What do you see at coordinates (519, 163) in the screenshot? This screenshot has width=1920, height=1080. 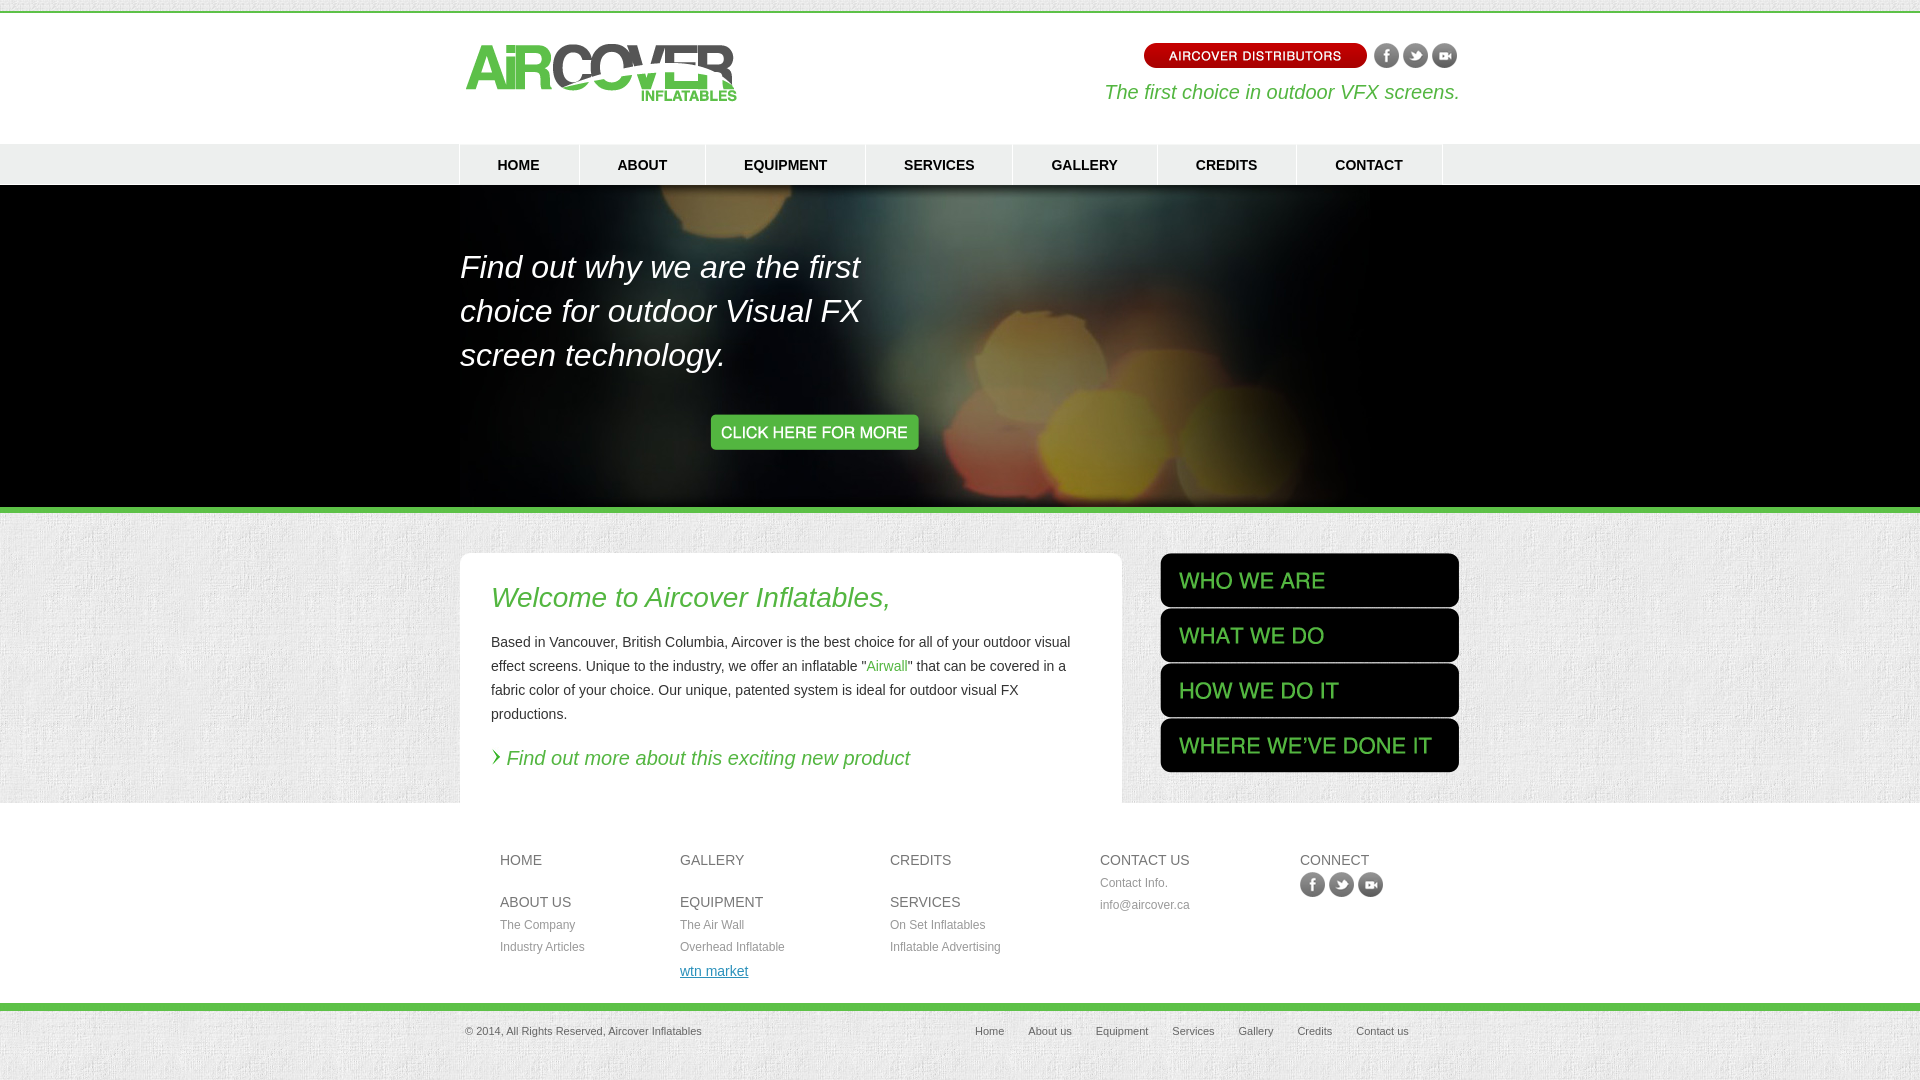 I see `'HOME'` at bounding box center [519, 163].